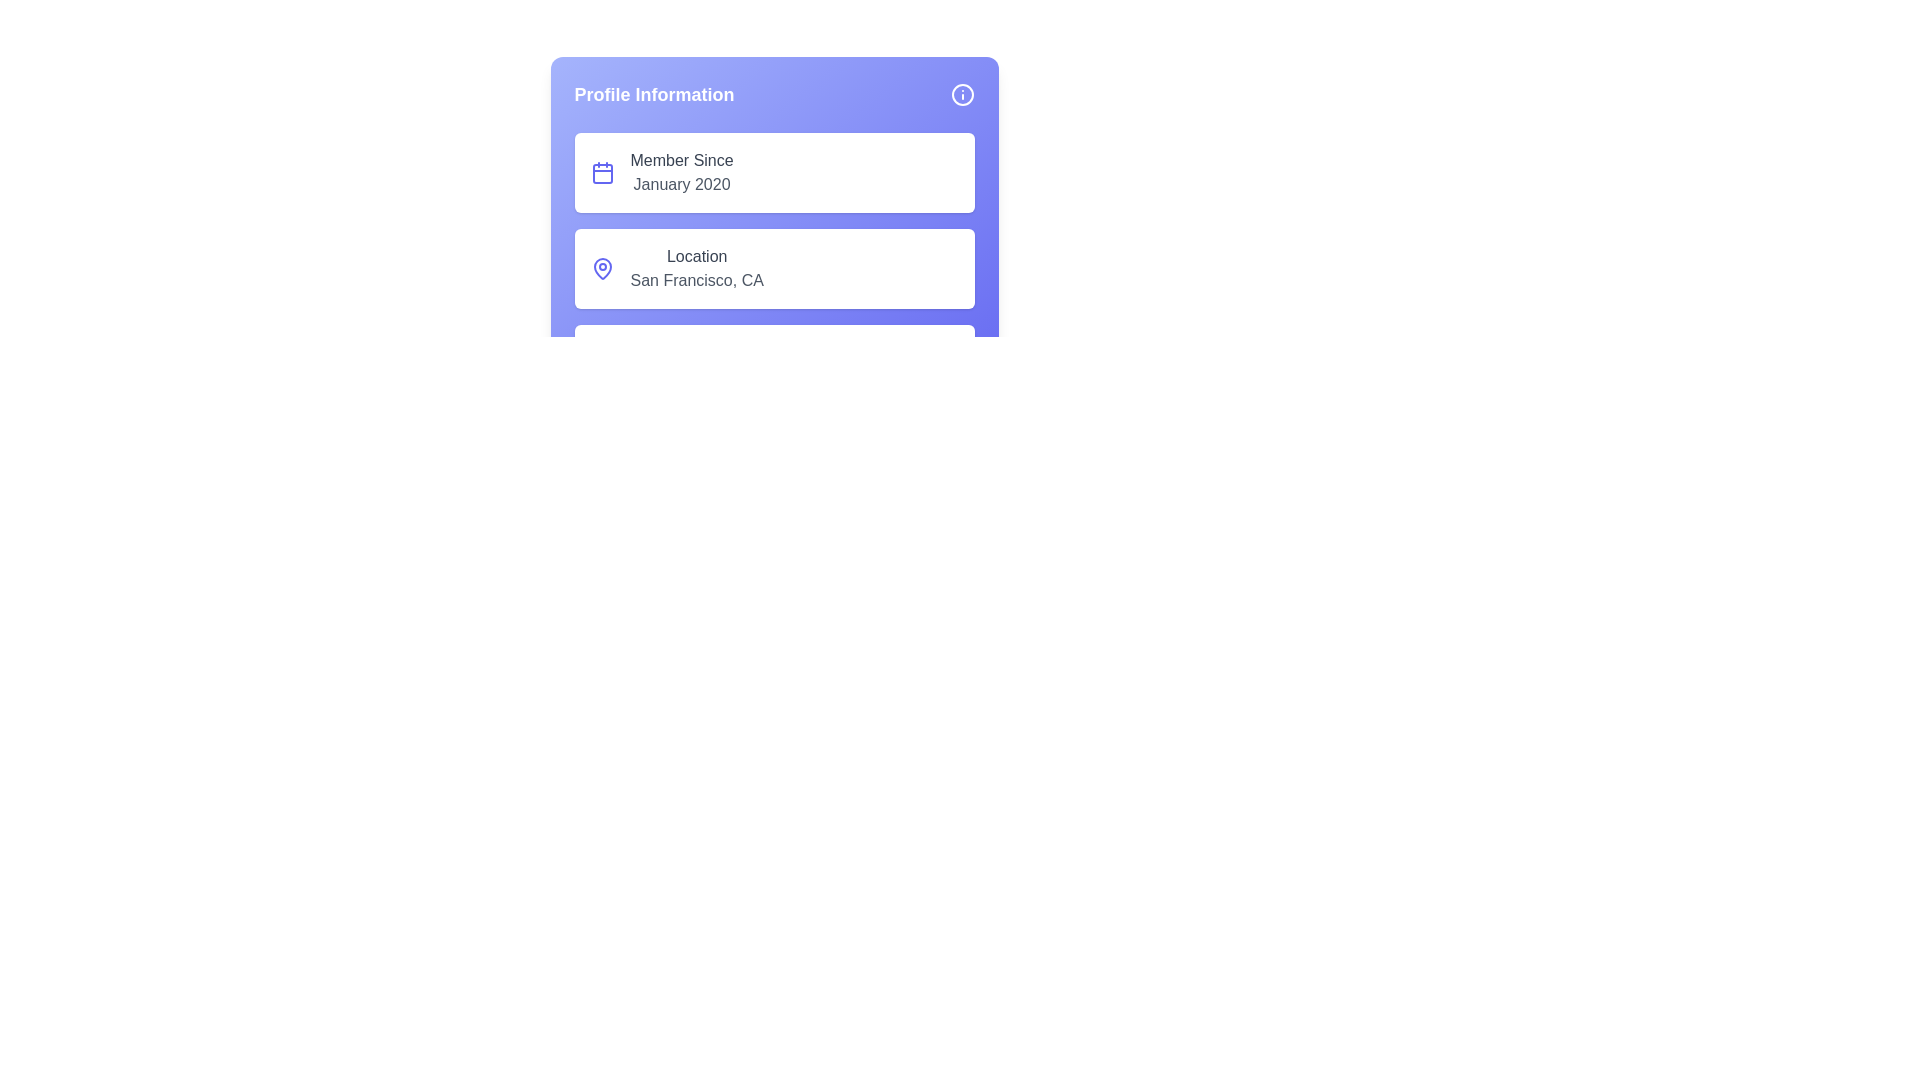  What do you see at coordinates (962, 95) in the screenshot?
I see `the circular SVG graphic element that serves as the boundary of the information icon located in the top-right portion of the profile information card` at bounding box center [962, 95].